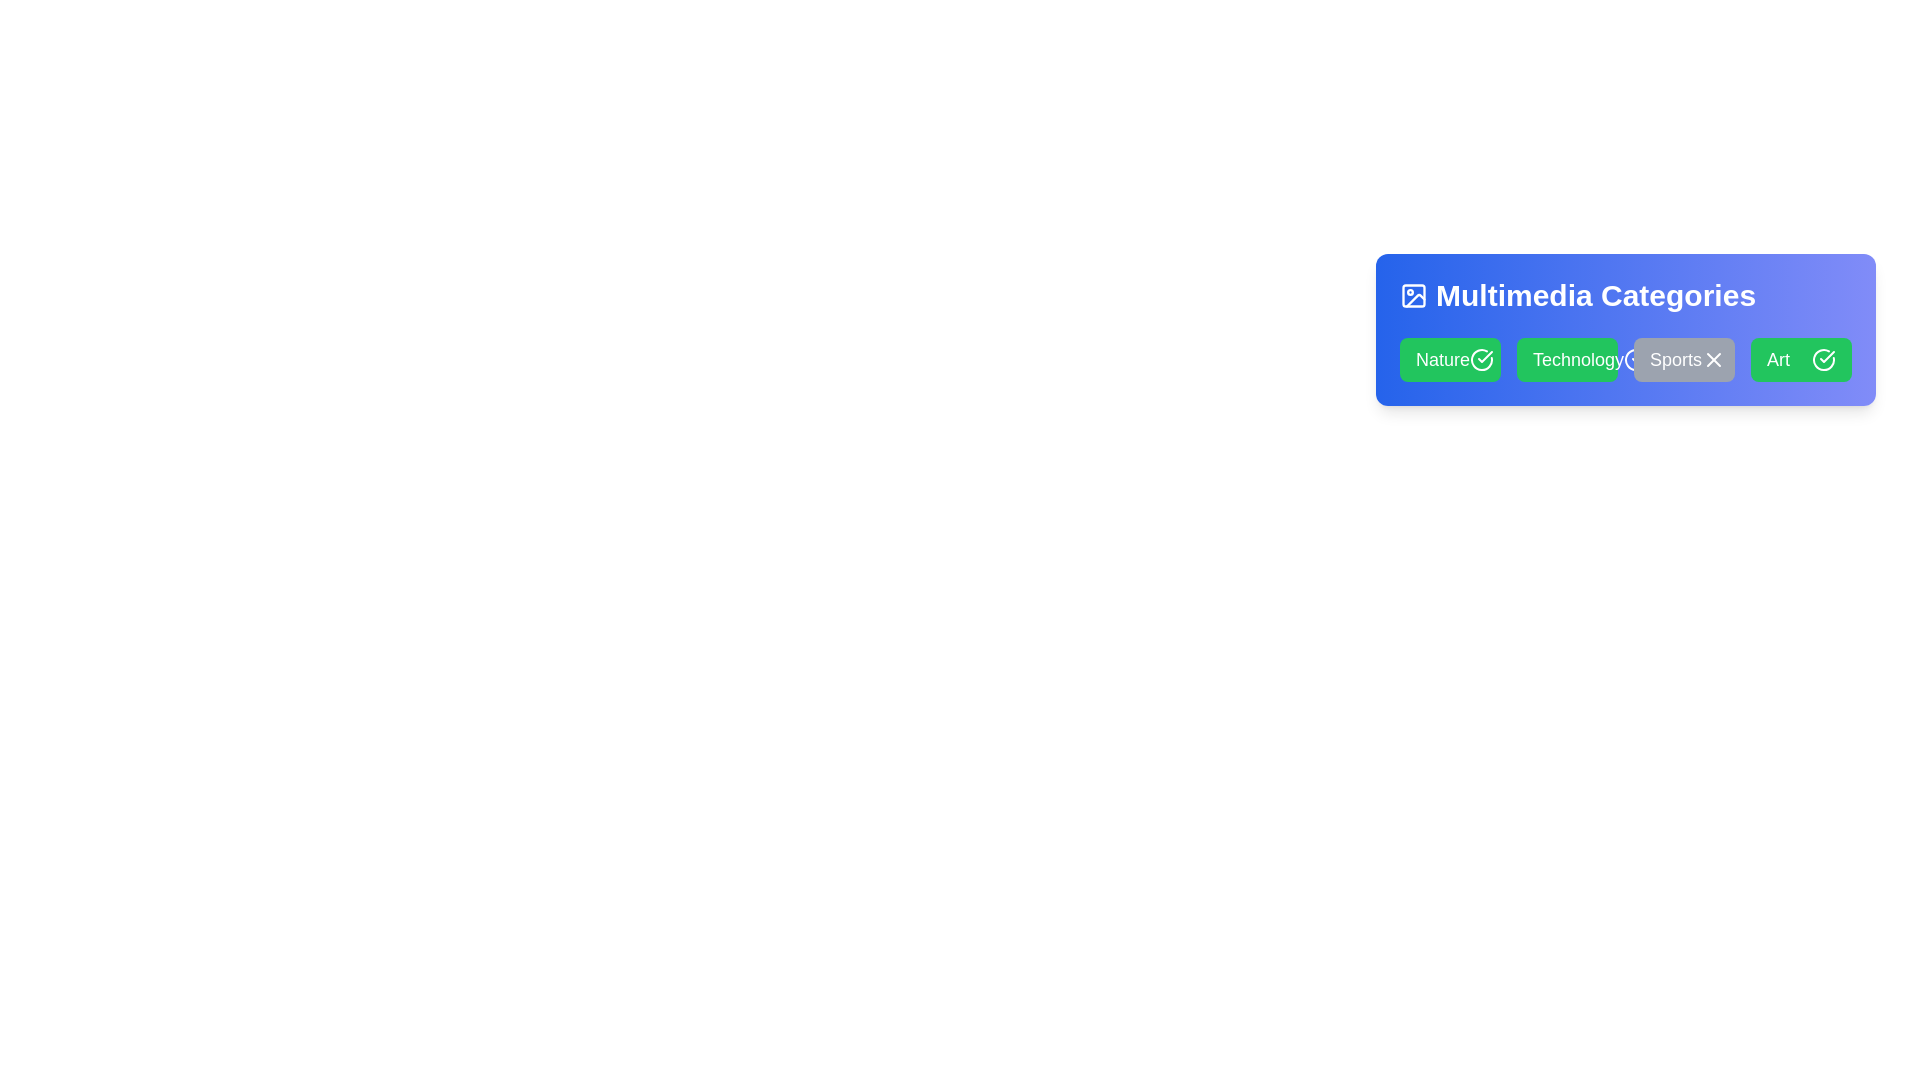 This screenshot has width=1920, height=1080. Describe the element at coordinates (1566, 358) in the screenshot. I see `the 'Technology' category button, which is the second button in a grid layout under the 'Multimedia Categories' header` at that location.